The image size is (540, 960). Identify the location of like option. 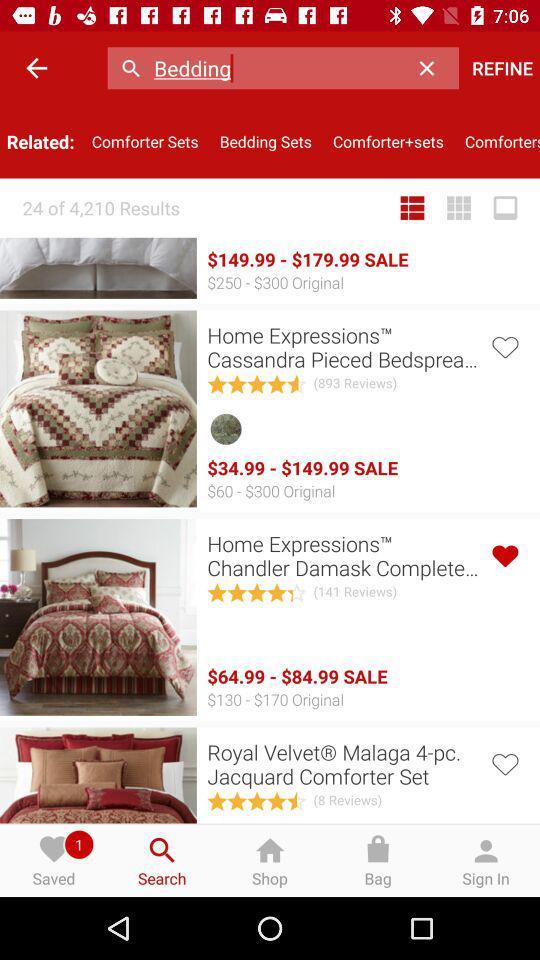
(503, 345).